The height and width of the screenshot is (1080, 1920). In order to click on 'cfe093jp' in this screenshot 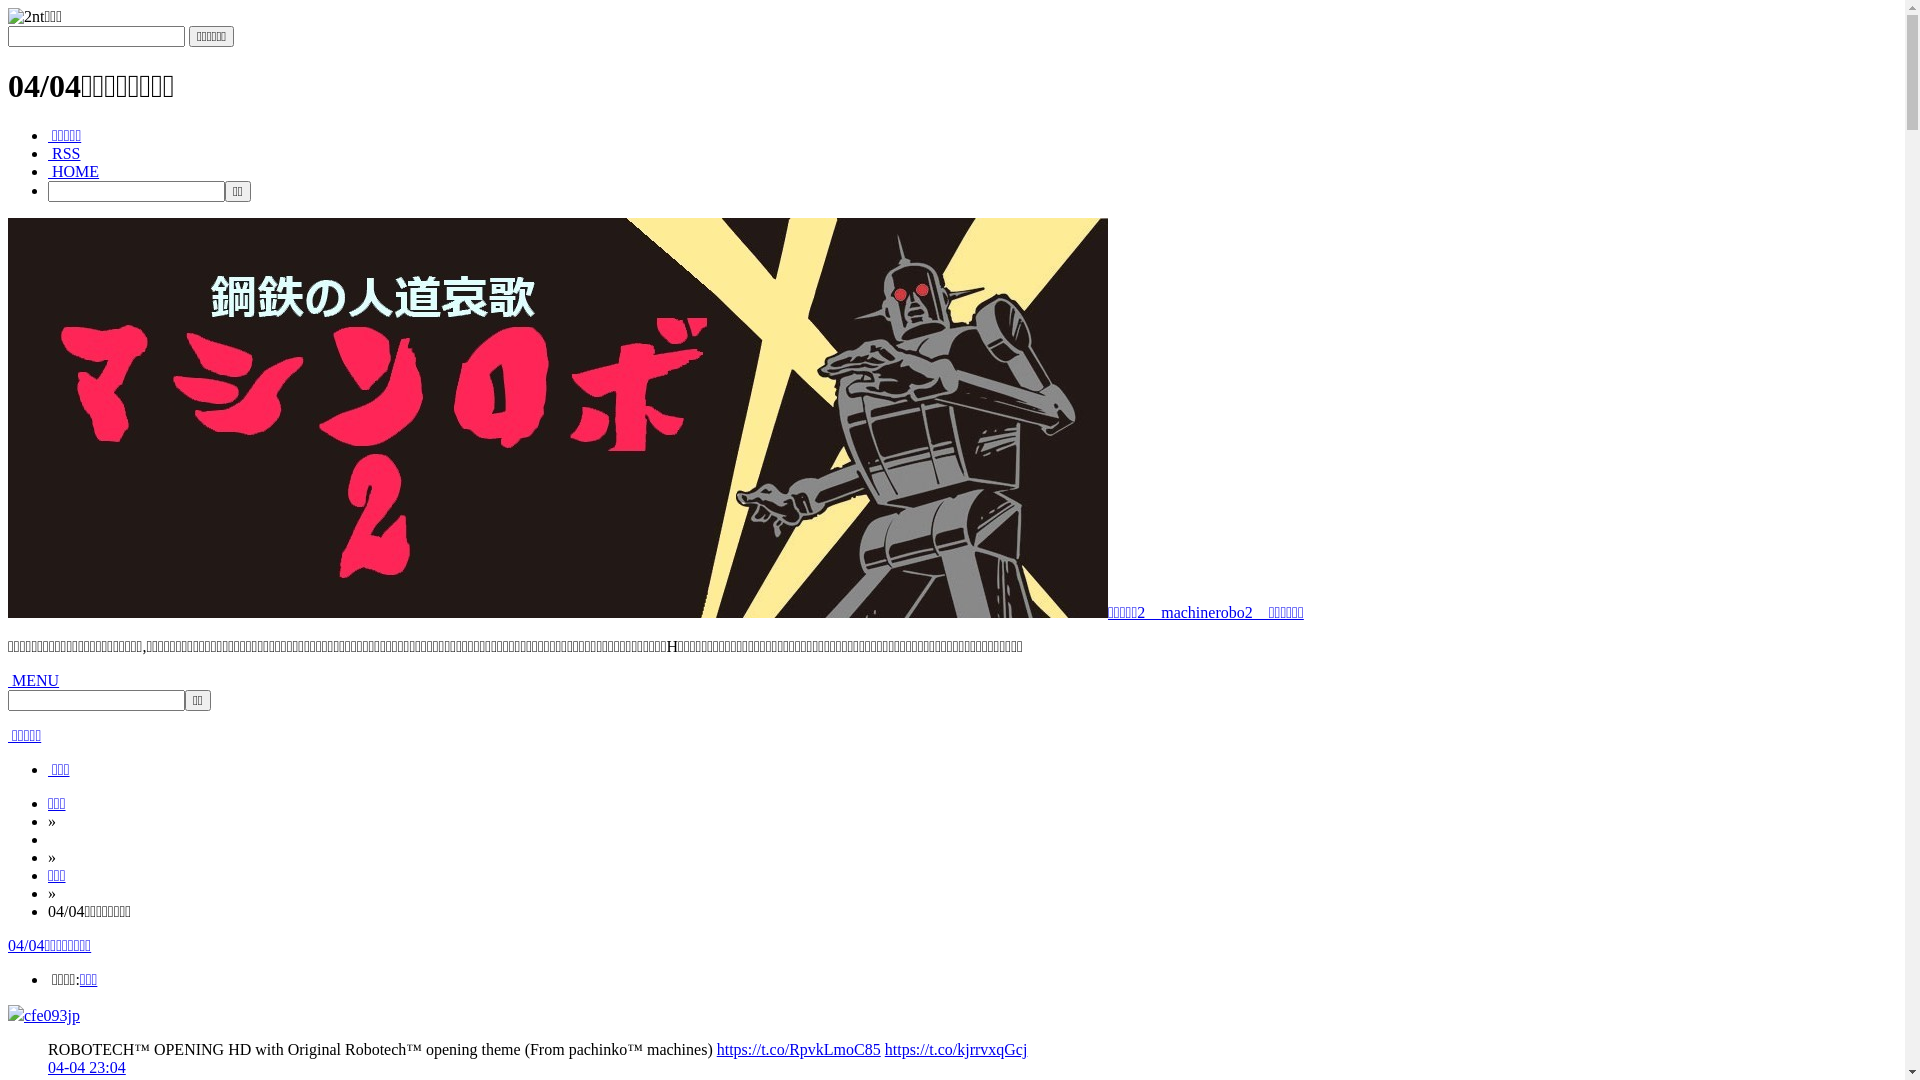, I will do `click(52, 1015)`.